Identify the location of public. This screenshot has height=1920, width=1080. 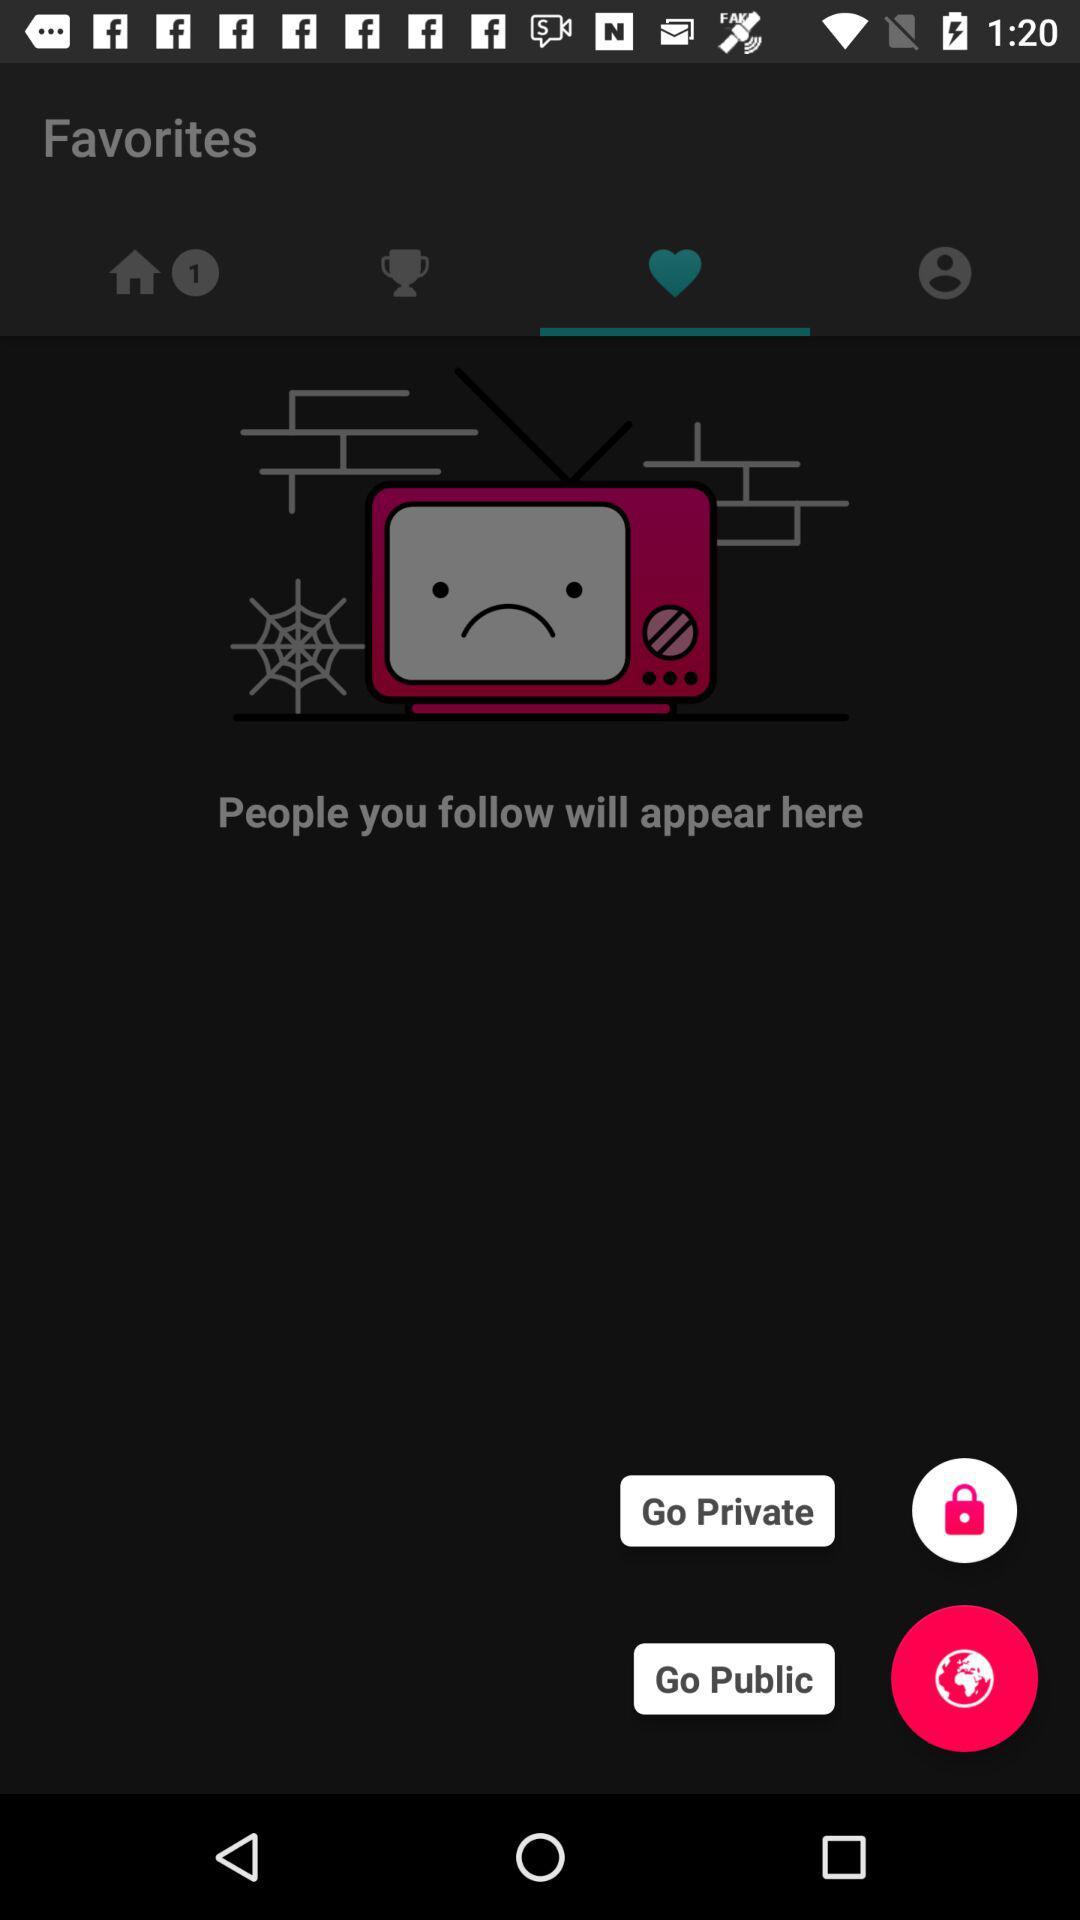
(963, 1678).